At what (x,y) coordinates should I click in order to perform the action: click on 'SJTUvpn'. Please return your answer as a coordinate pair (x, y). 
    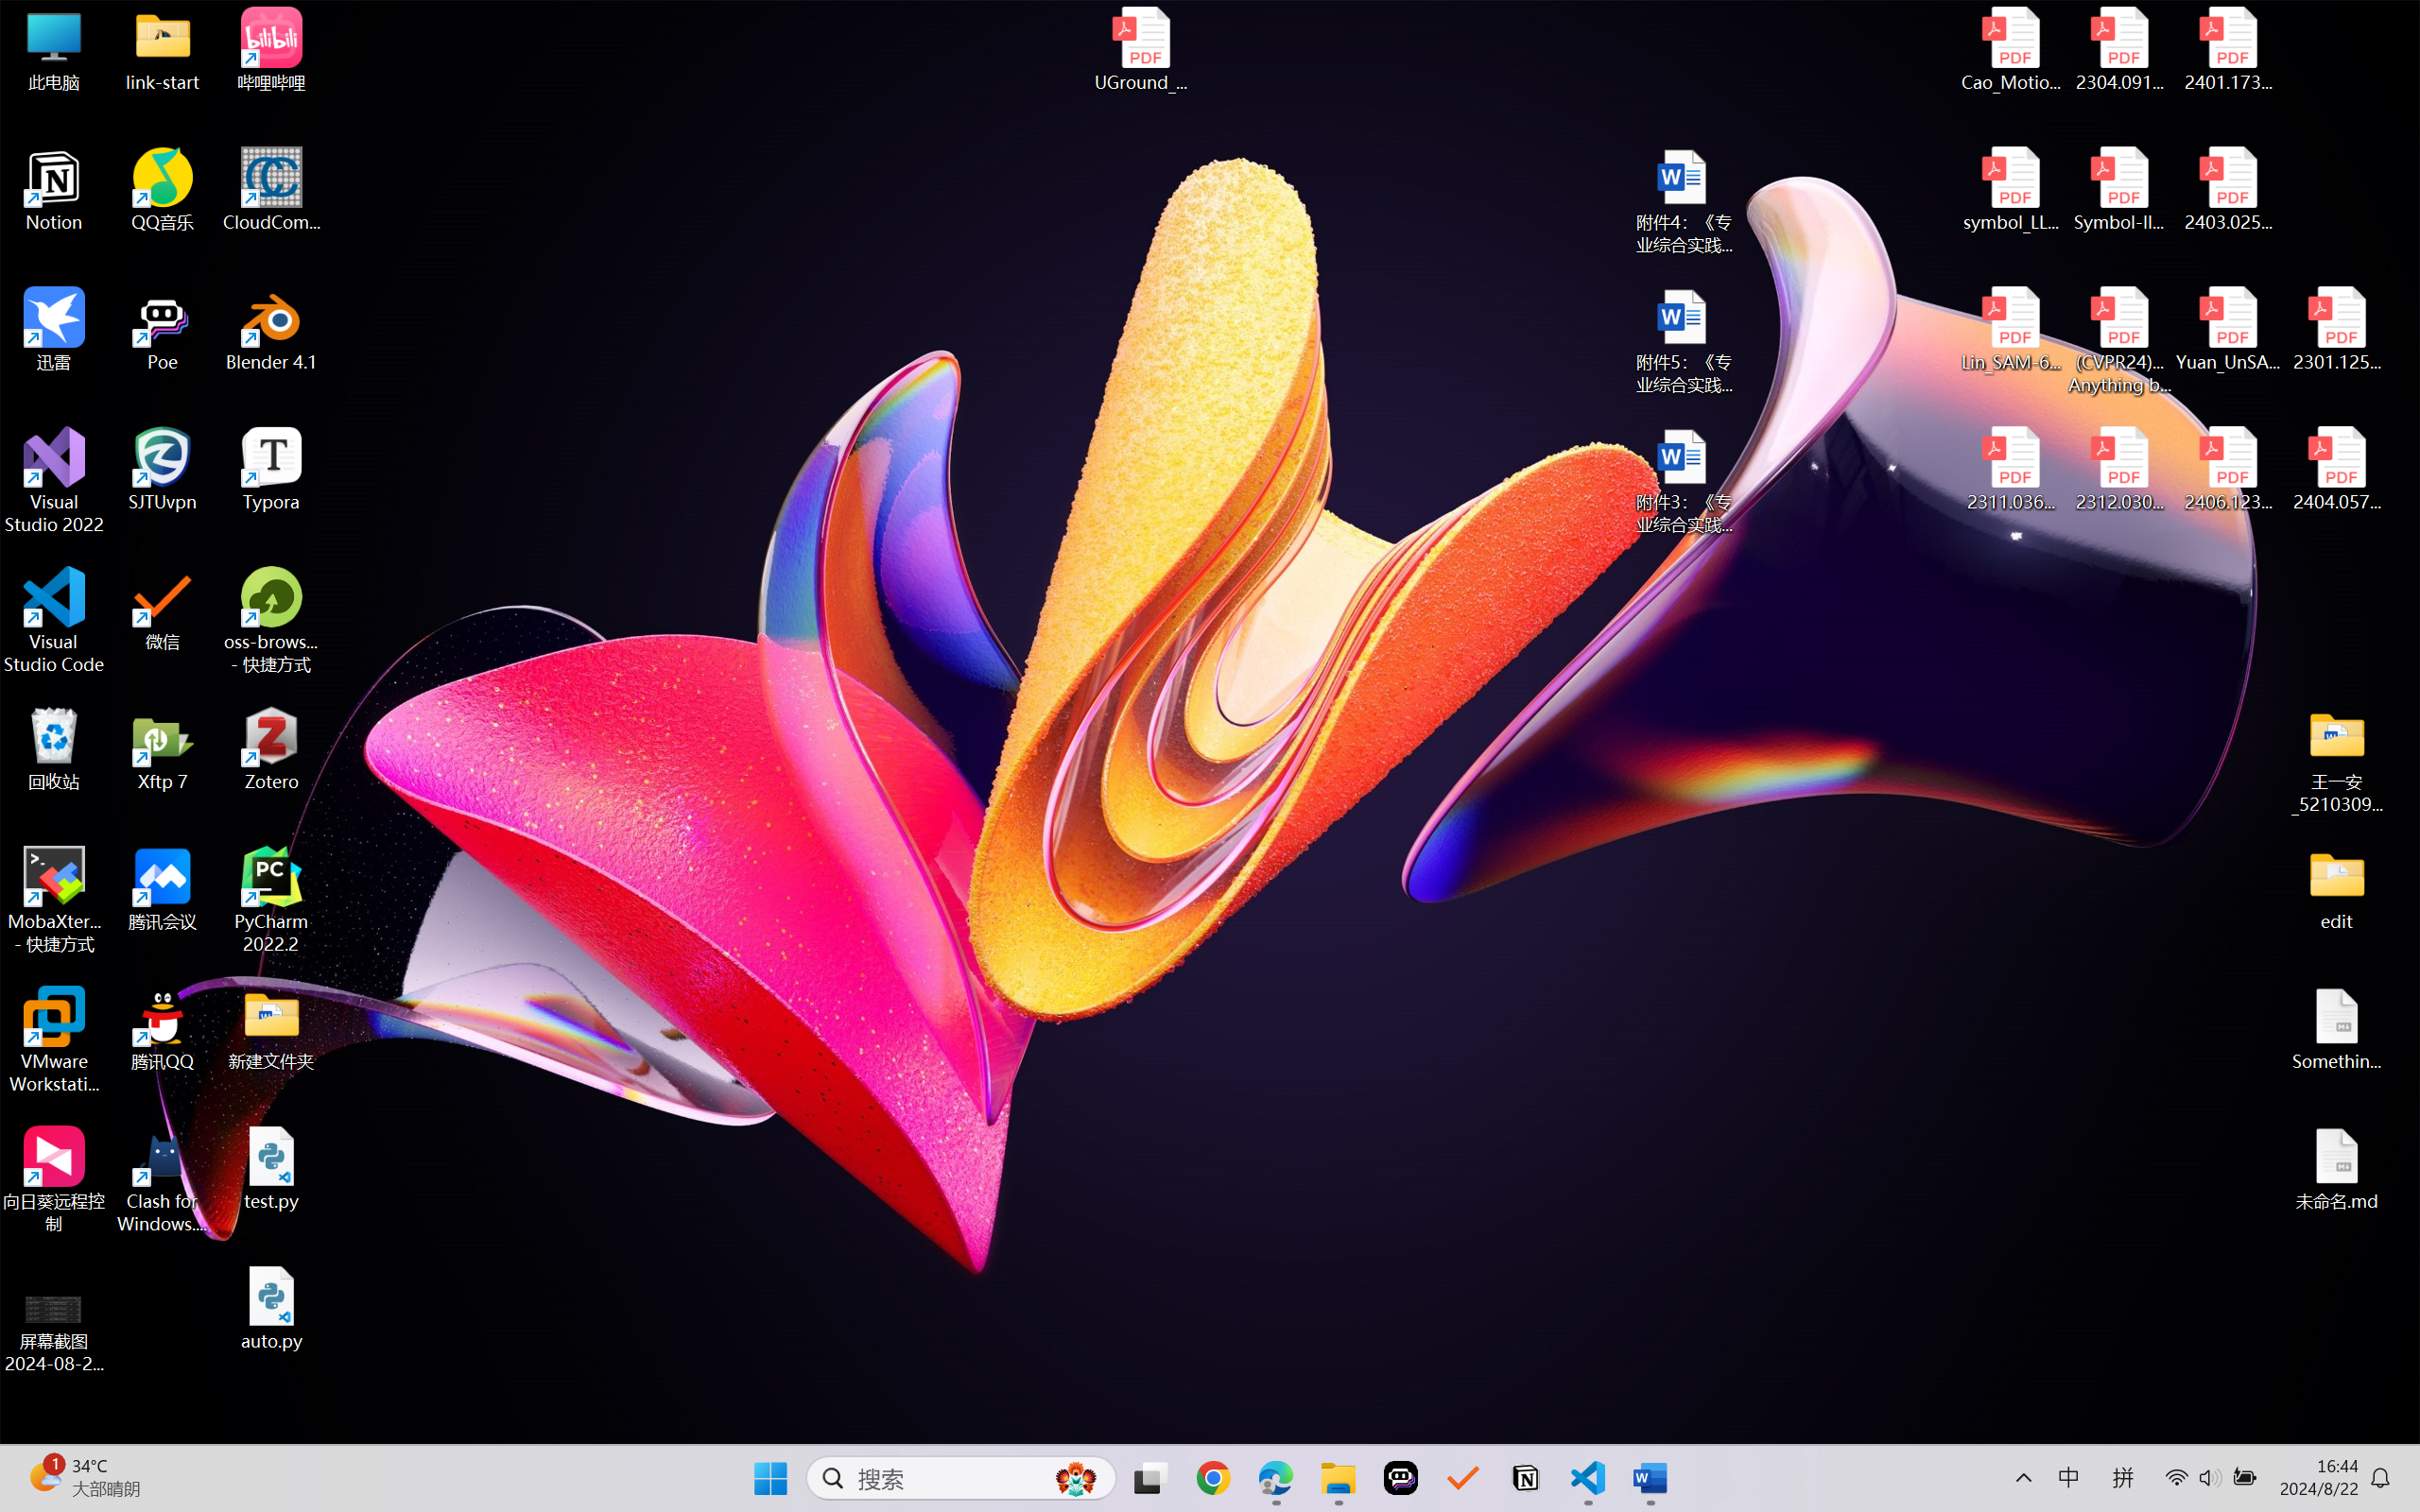
    Looking at the image, I should click on (163, 469).